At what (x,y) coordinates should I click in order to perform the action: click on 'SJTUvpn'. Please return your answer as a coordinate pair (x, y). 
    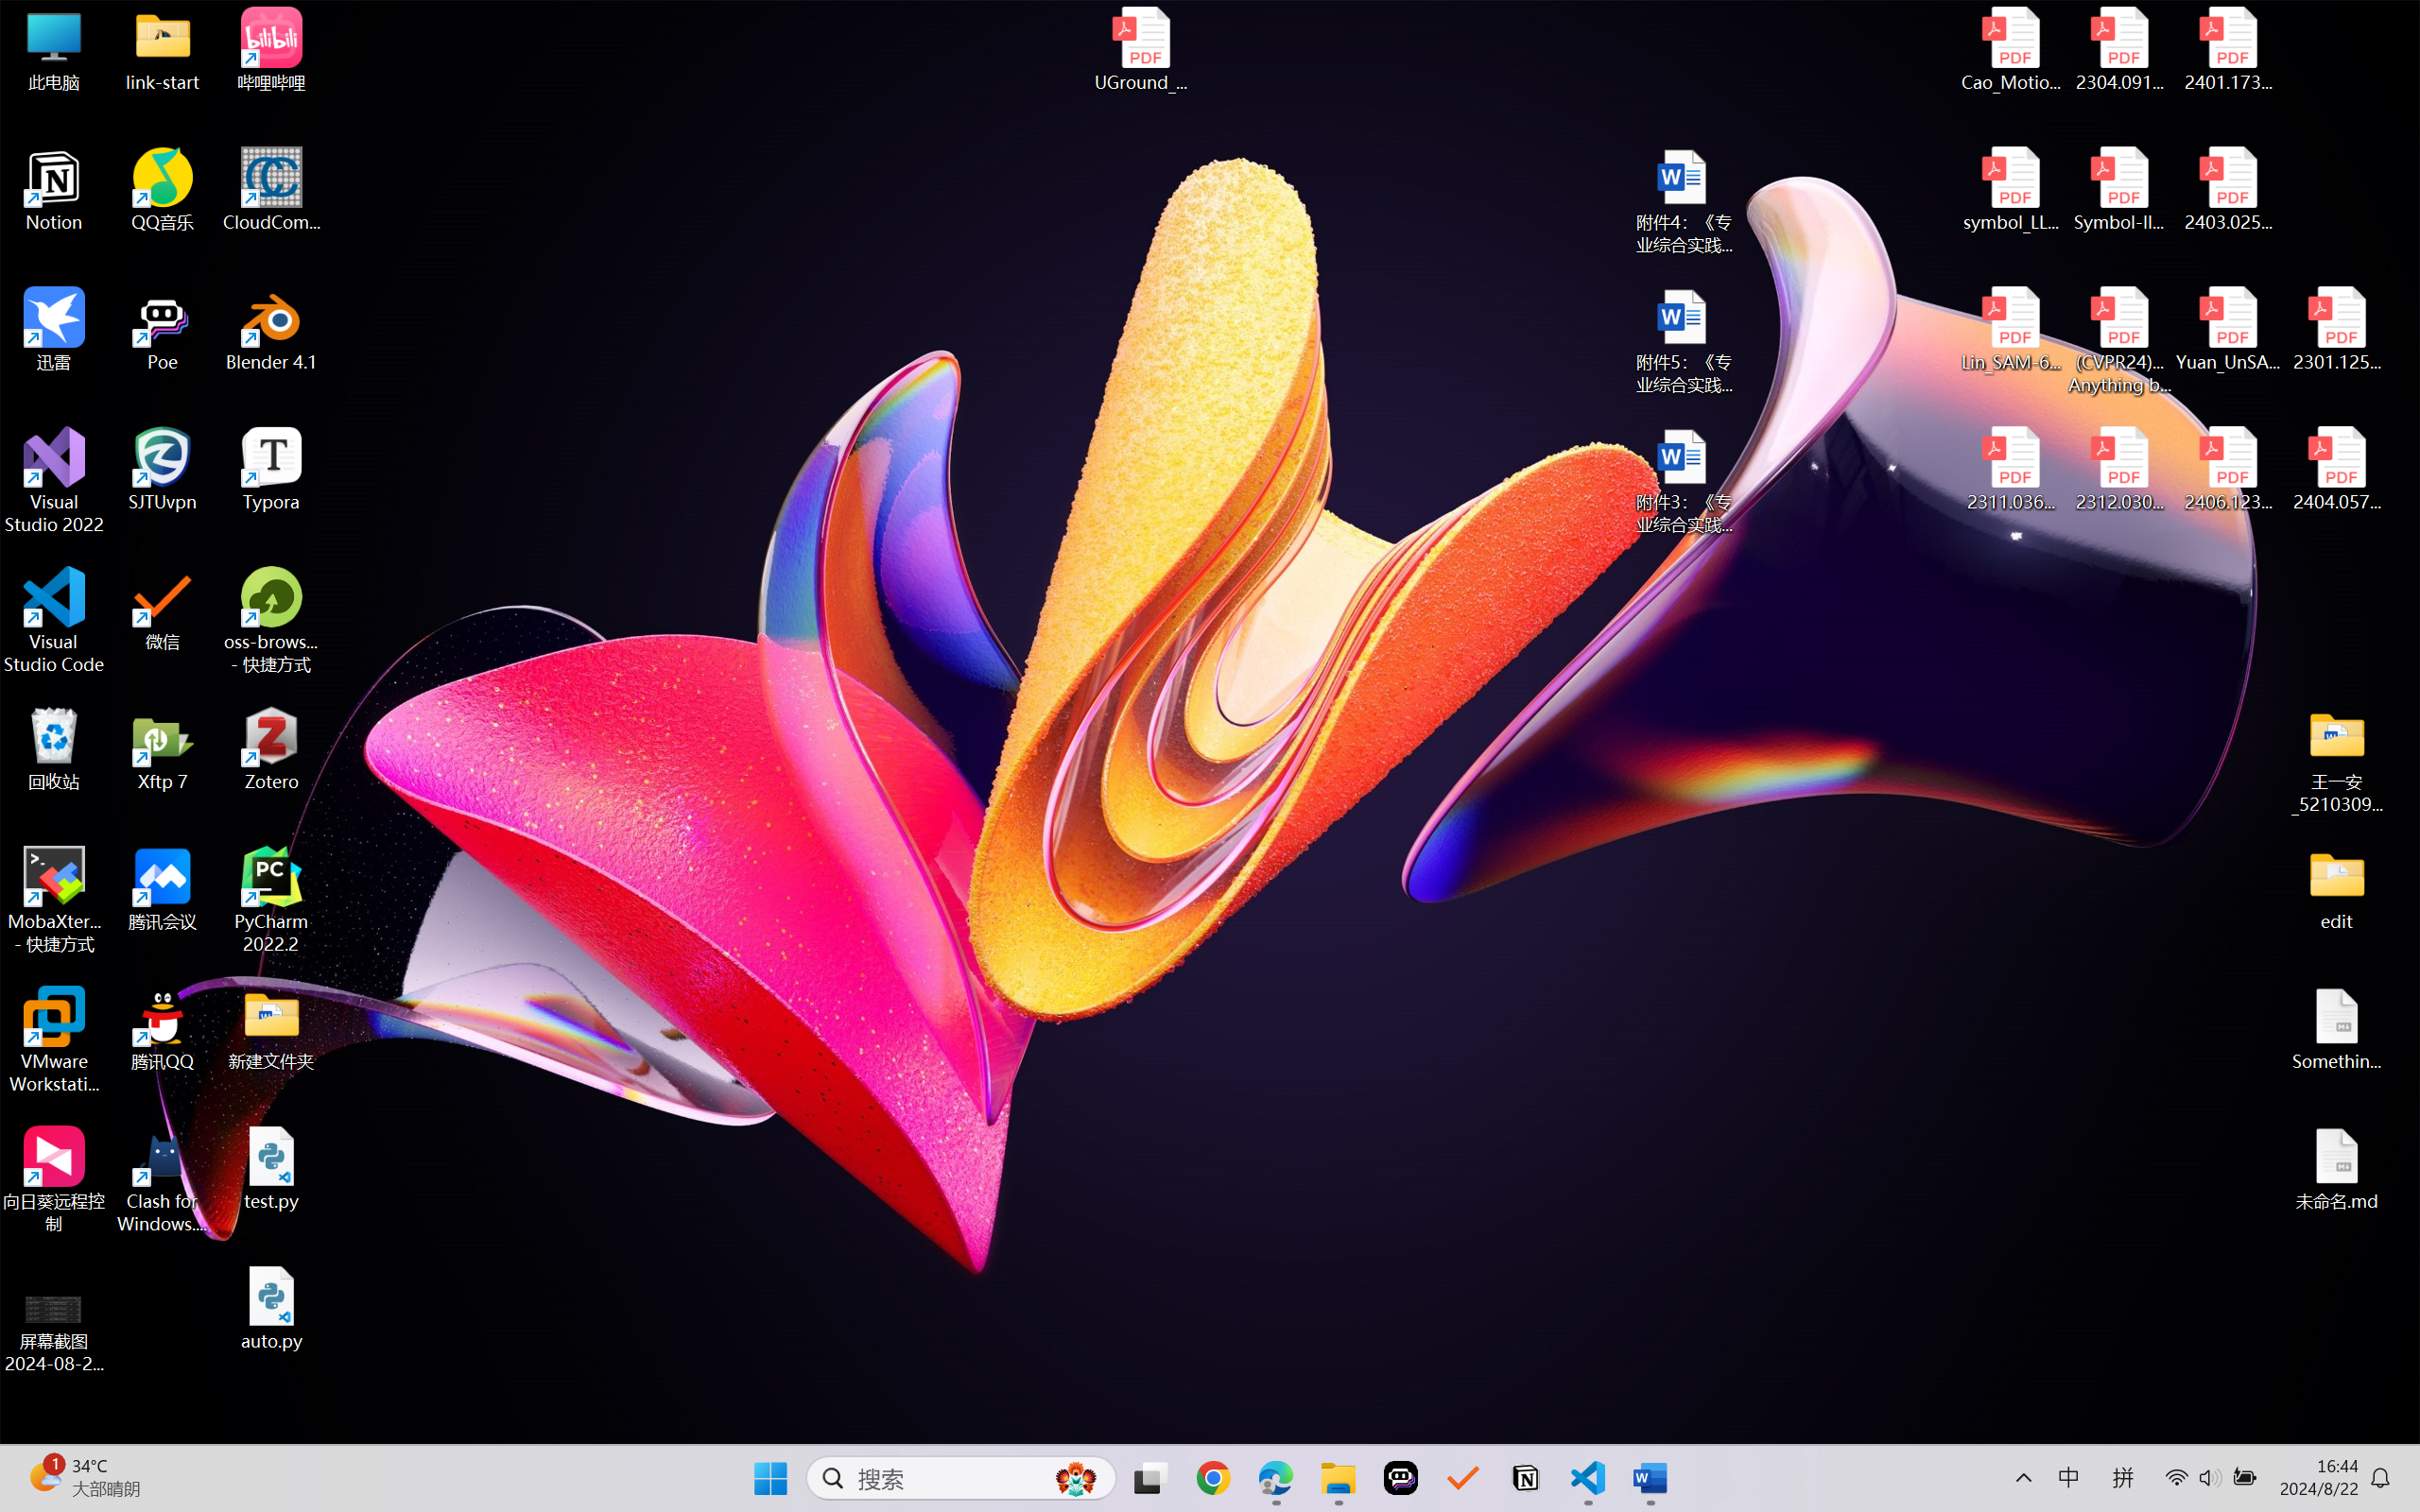
    Looking at the image, I should click on (163, 469).